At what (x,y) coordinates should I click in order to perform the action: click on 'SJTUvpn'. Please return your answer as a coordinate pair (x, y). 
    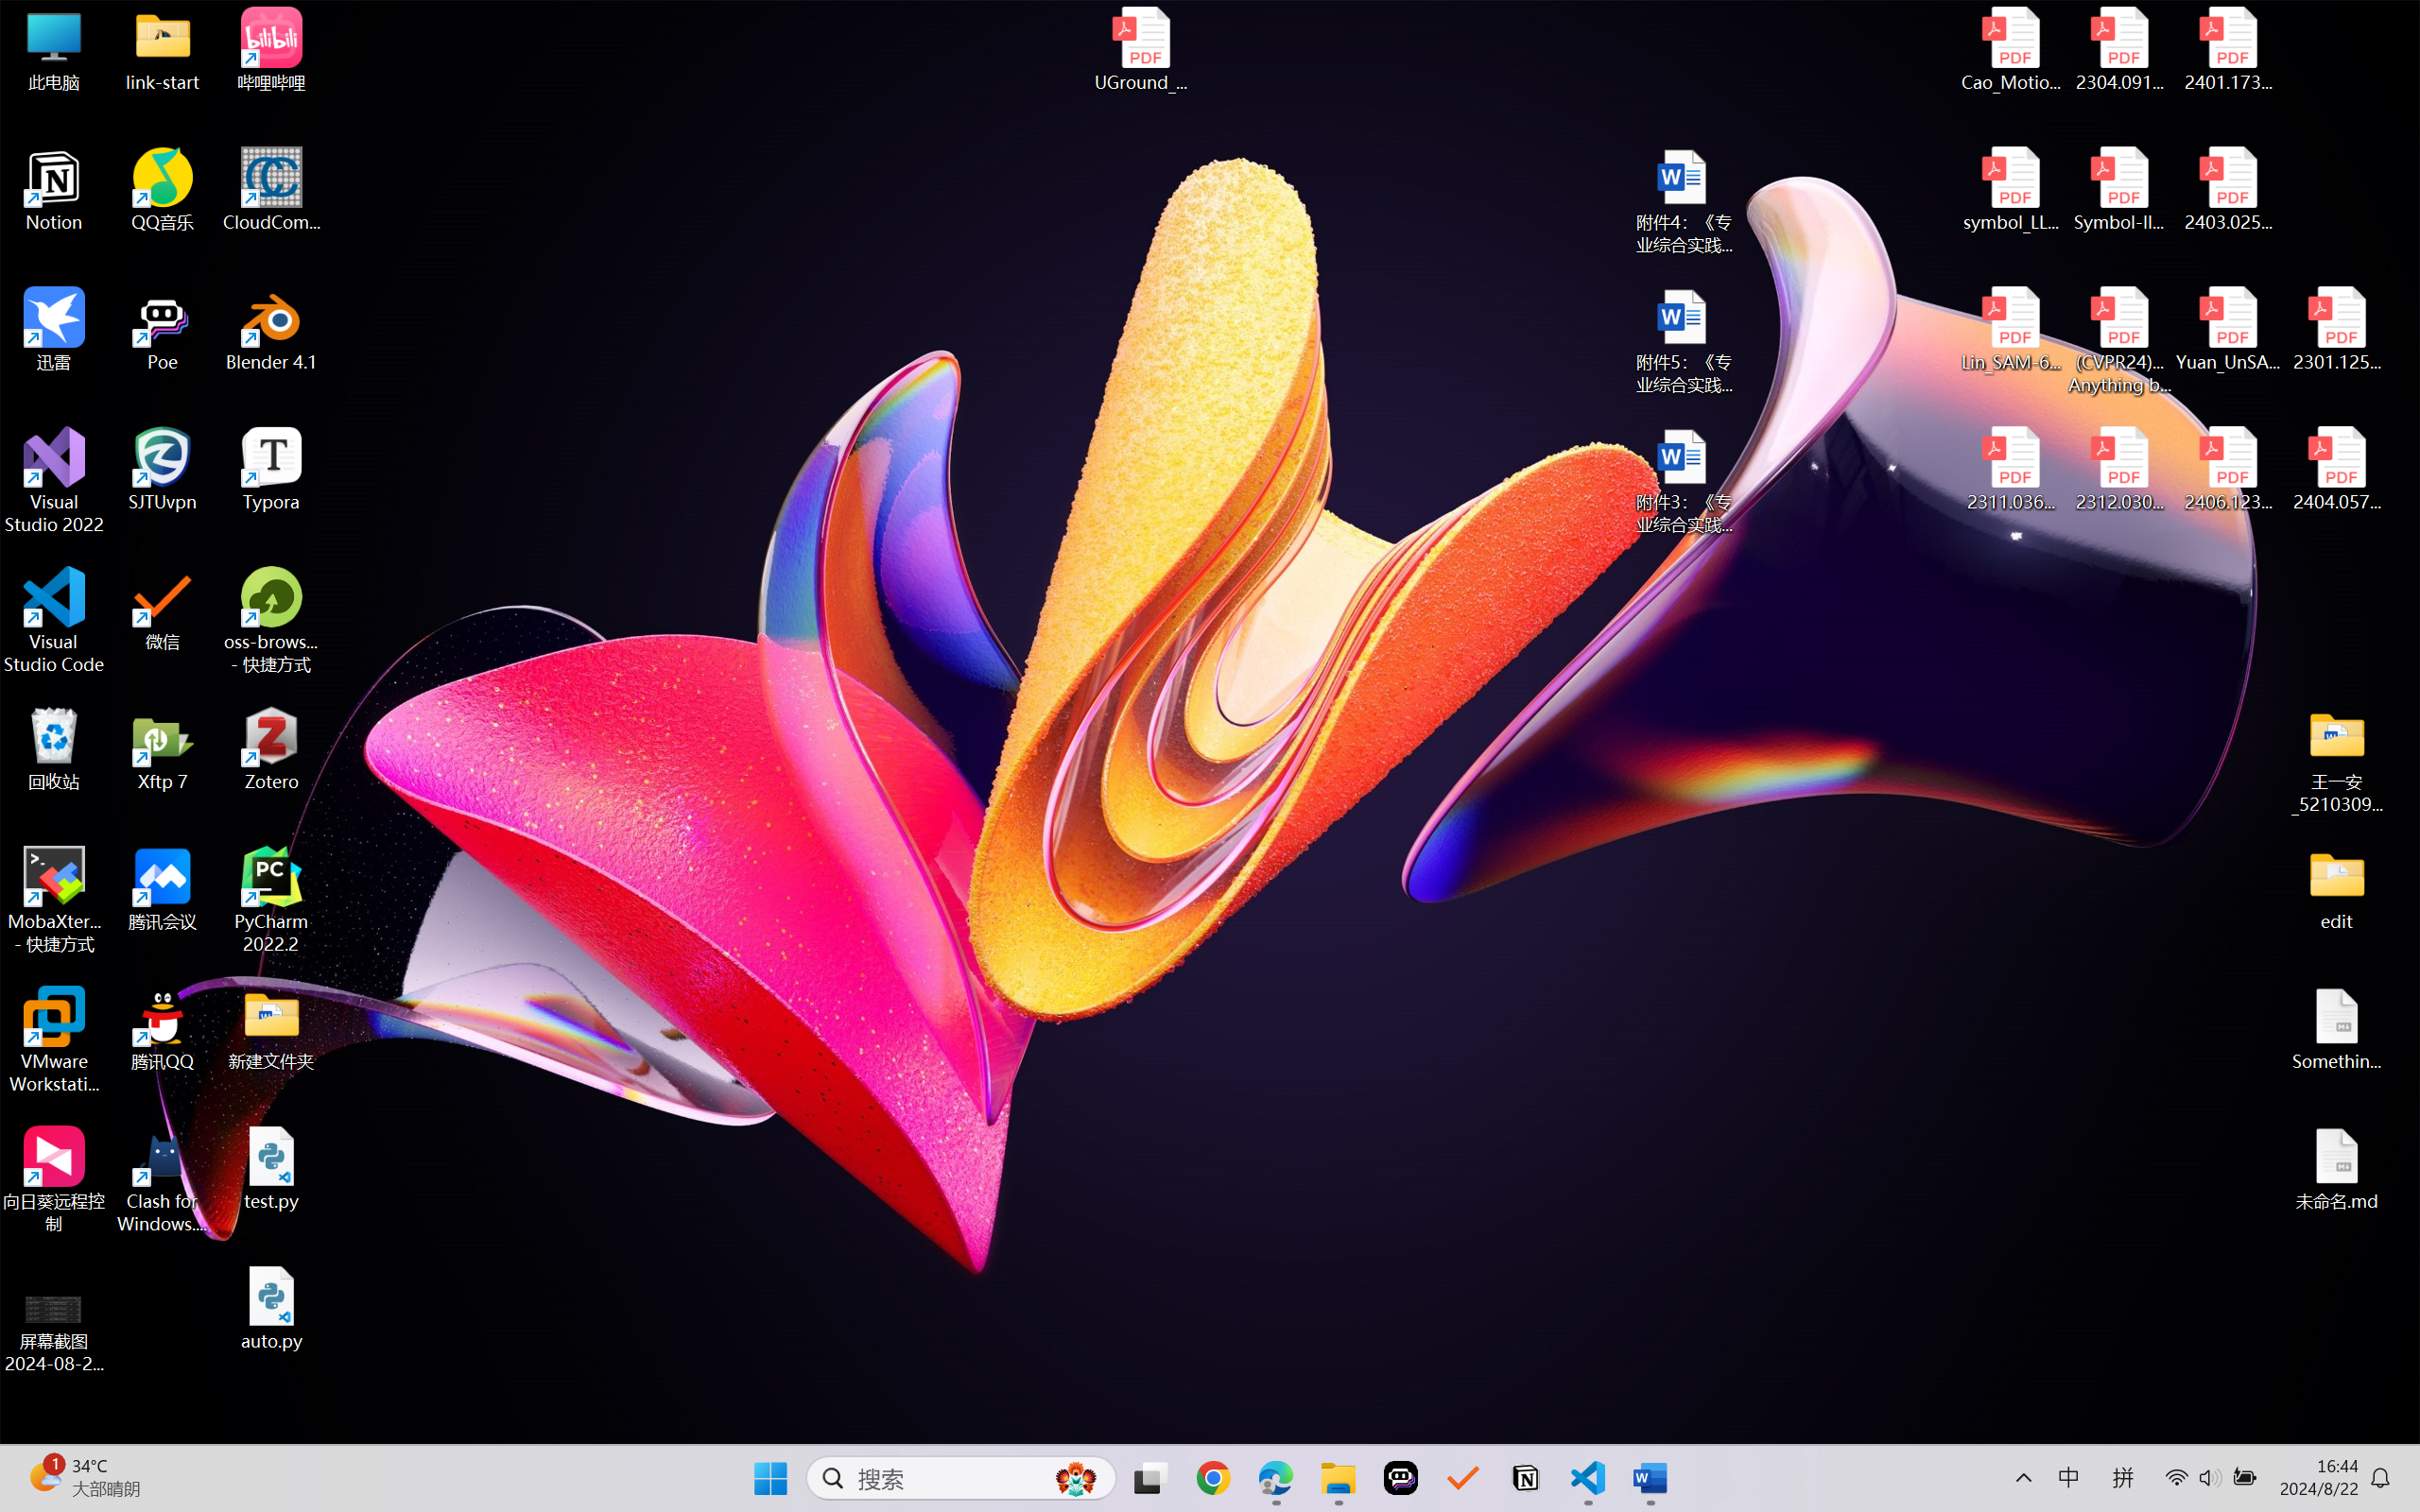
    Looking at the image, I should click on (163, 469).